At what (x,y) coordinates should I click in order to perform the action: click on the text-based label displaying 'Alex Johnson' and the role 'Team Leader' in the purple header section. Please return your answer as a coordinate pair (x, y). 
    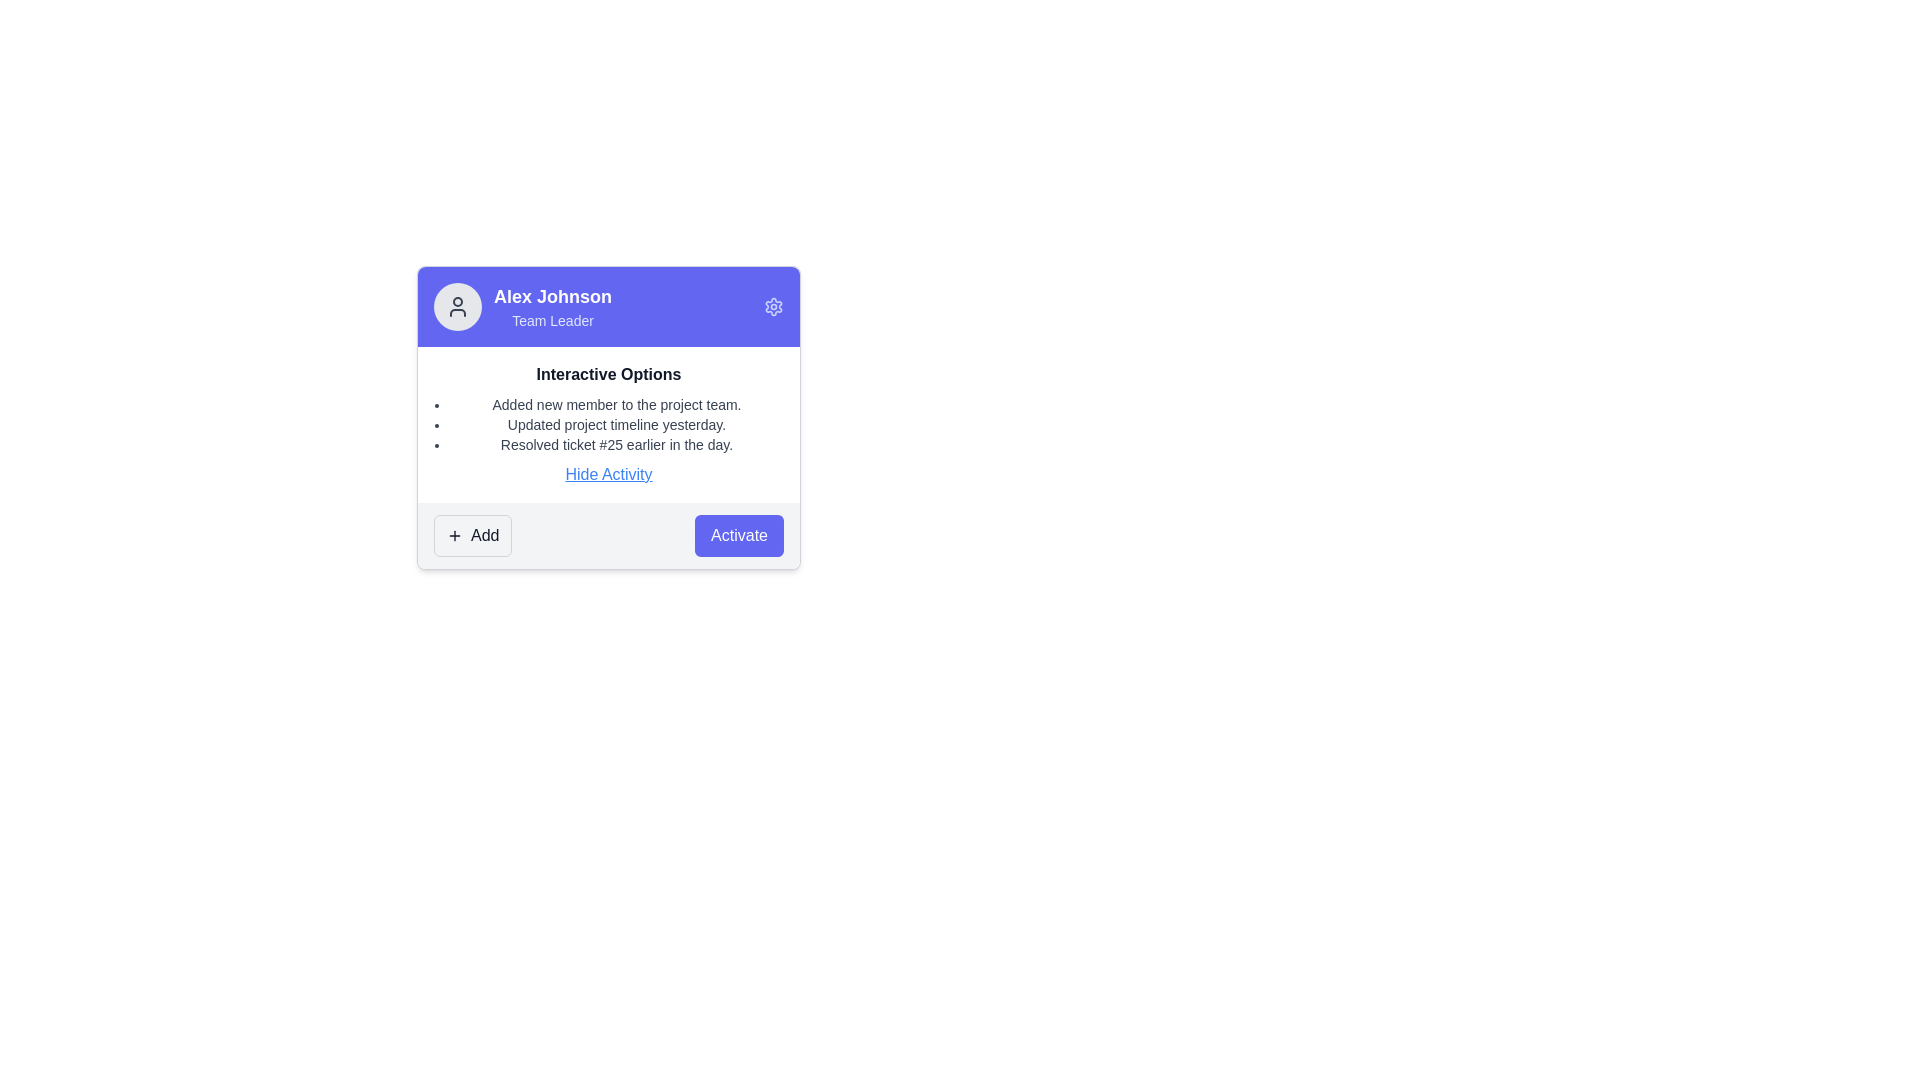
    Looking at the image, I should click on (523, 307).